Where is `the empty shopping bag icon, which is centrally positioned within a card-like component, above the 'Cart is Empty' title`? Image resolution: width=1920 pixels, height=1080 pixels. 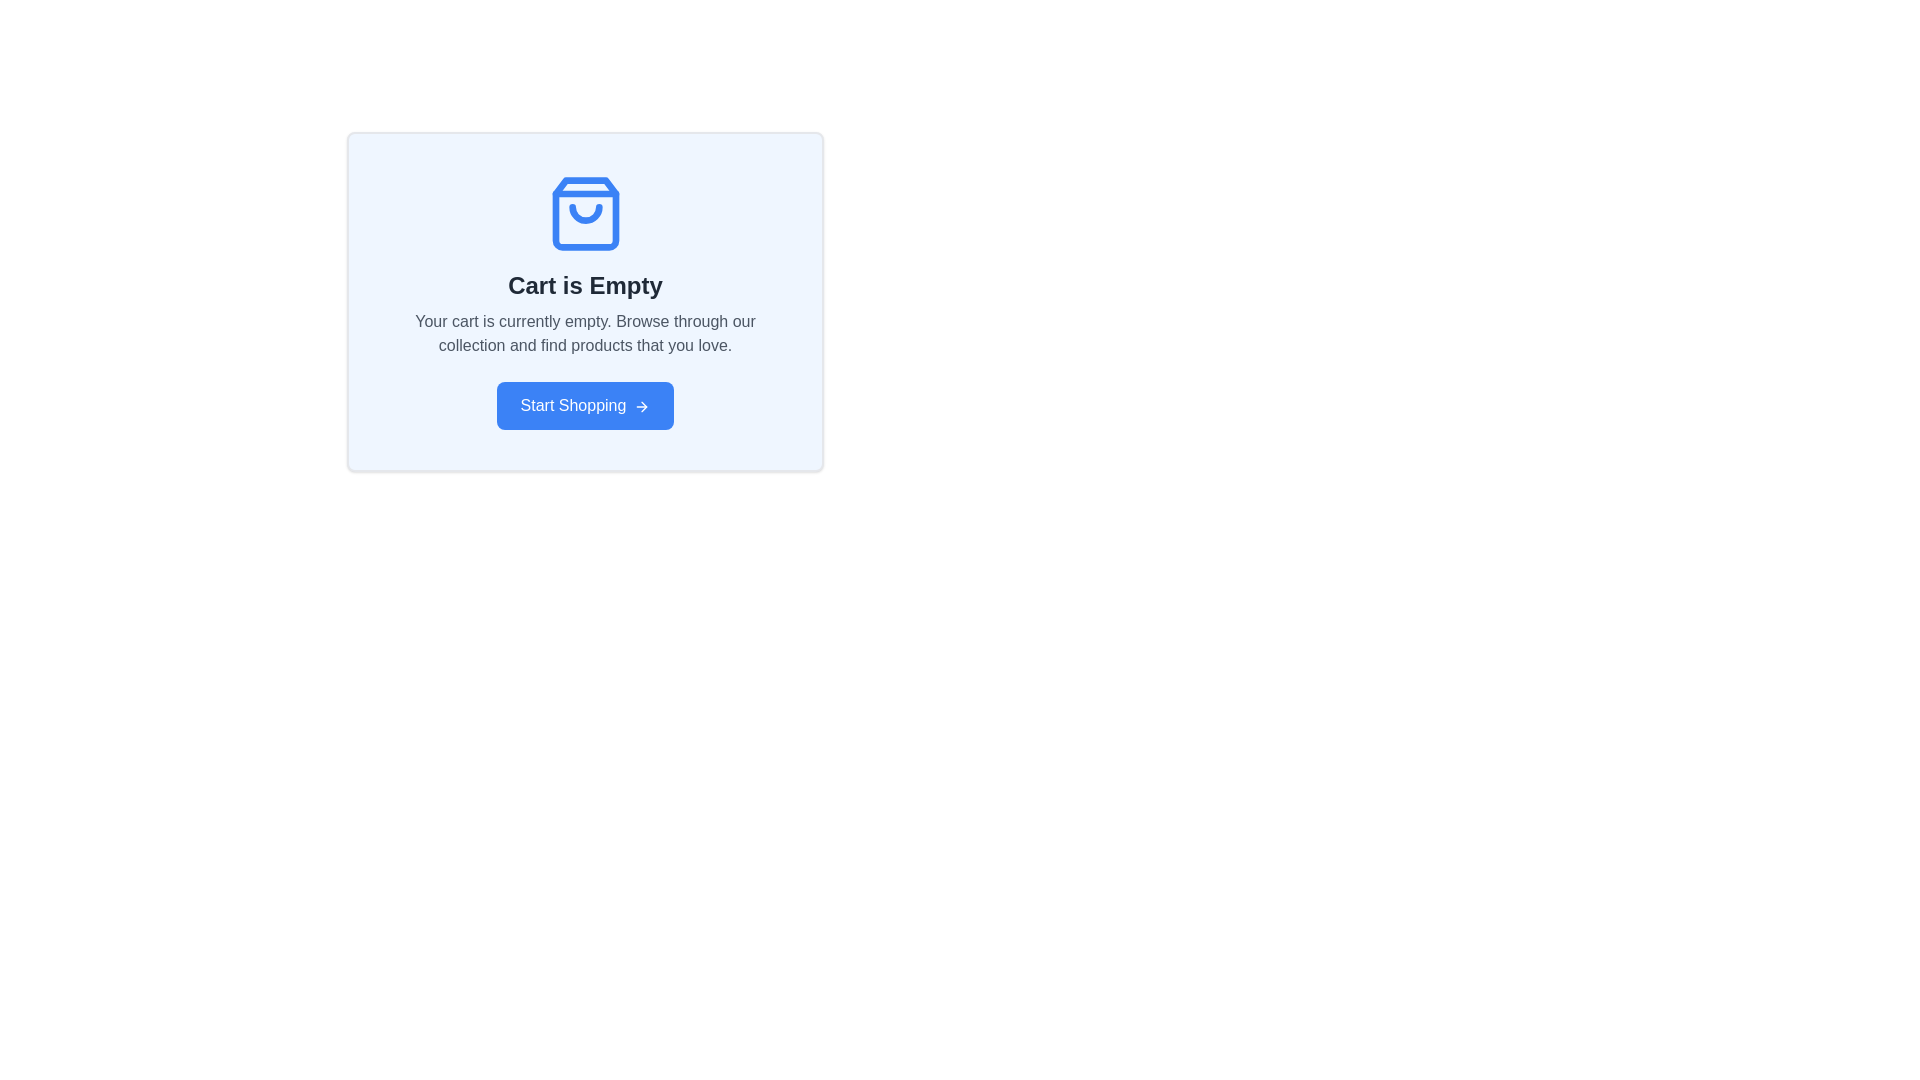
the empty shopping bag icon, which is centrally positioned within a card-like component, above the 'Cart is Empty' title is located at coordinates (584, 213).